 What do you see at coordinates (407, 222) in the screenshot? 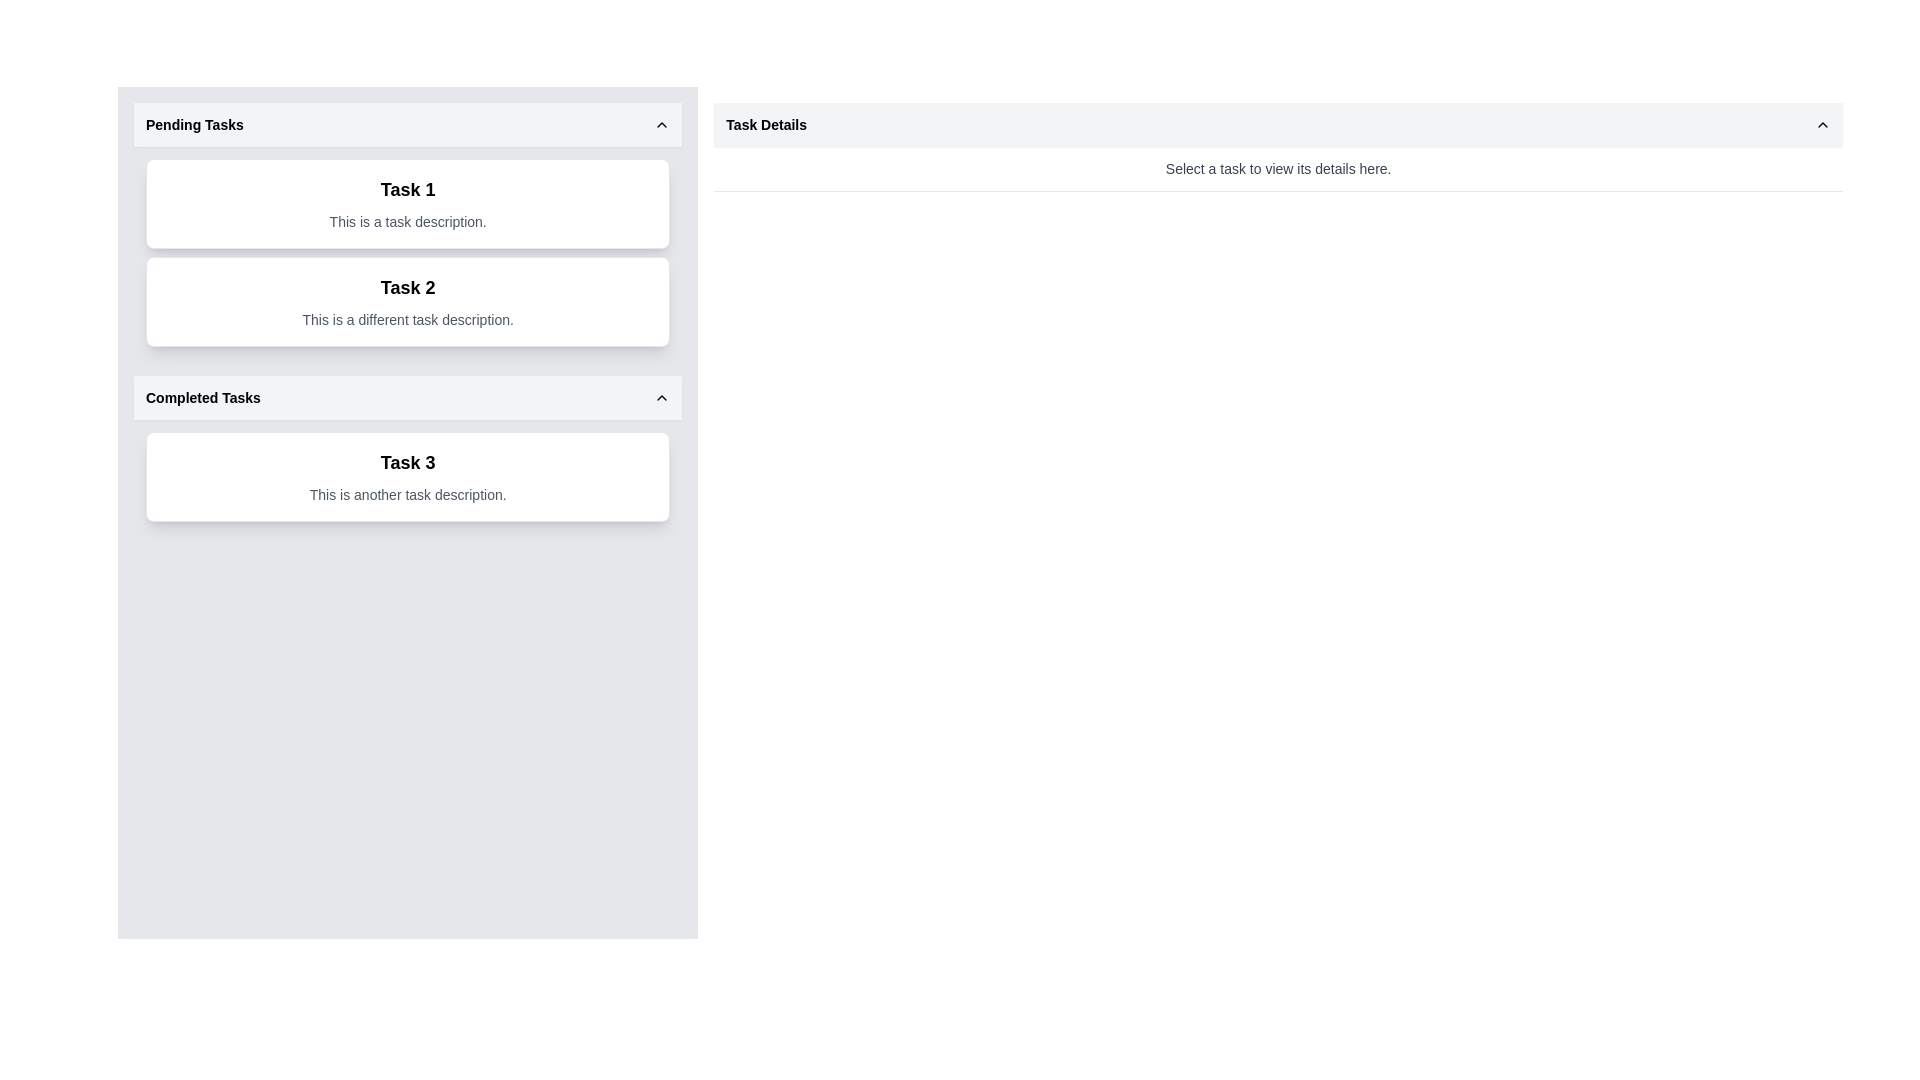
I see `the description text located beneath 'Task 1', which is centered within the first task card in the 'Pending Tasks' section` at bounding box center [407, 222].